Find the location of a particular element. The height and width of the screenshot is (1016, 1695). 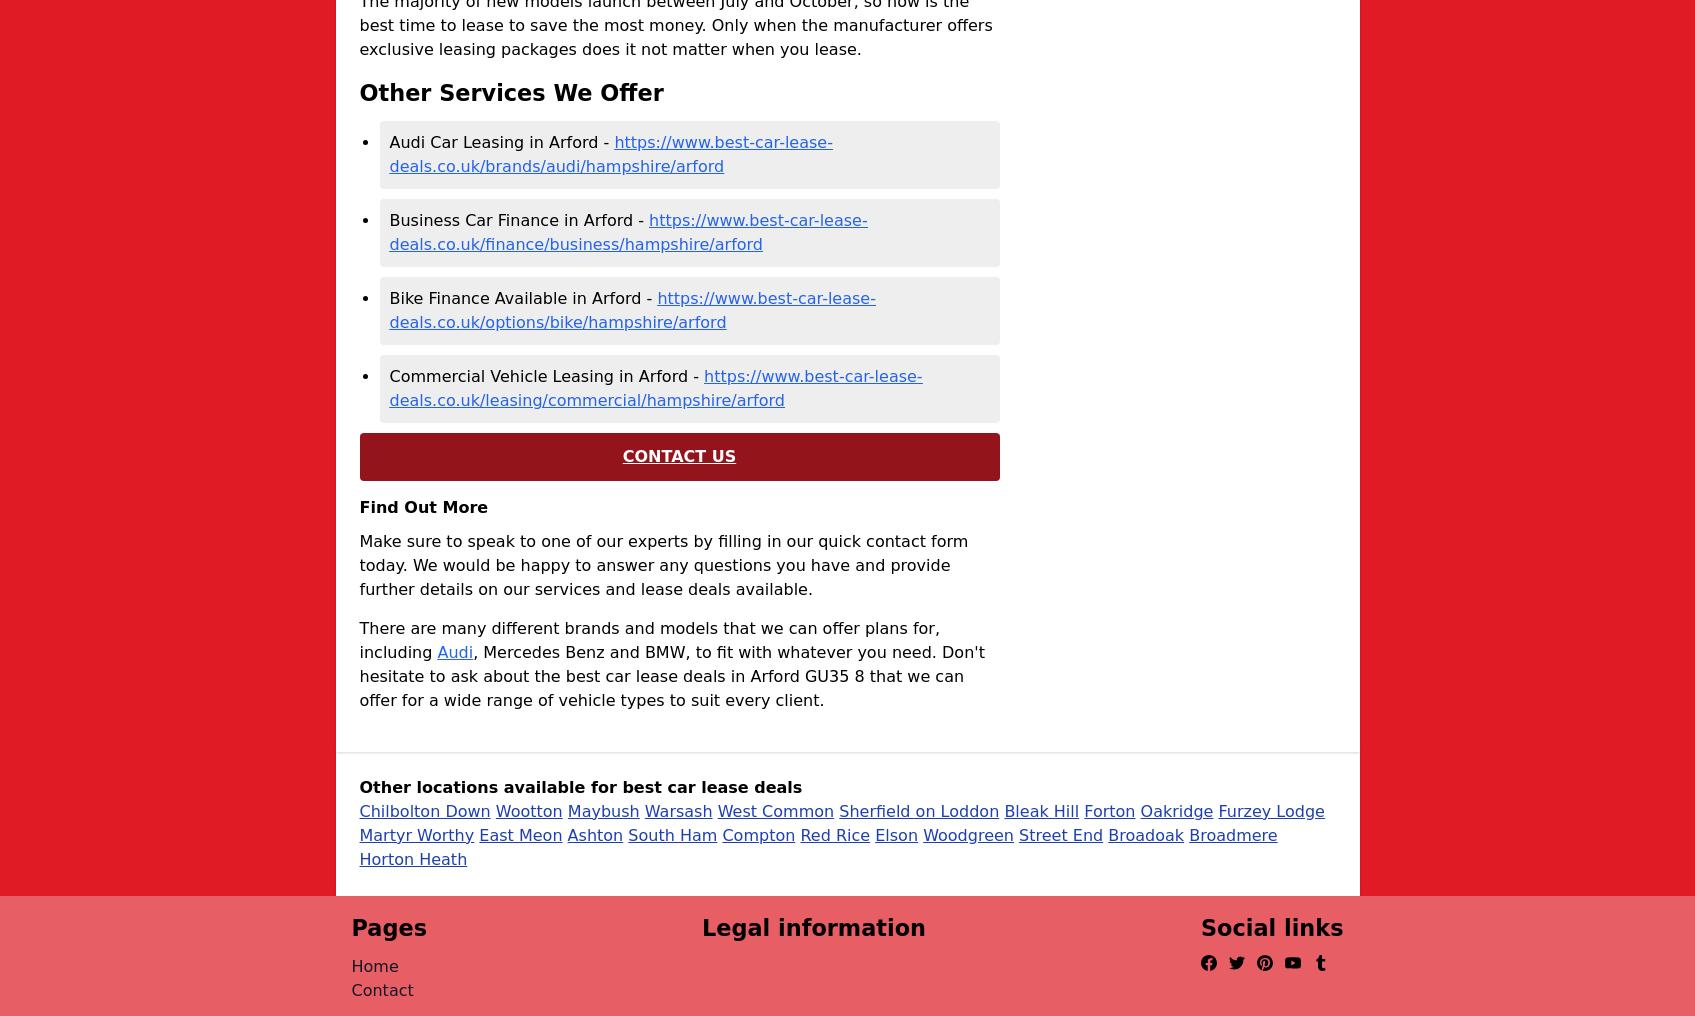

'Audi' is located at coordinates (454, 650).